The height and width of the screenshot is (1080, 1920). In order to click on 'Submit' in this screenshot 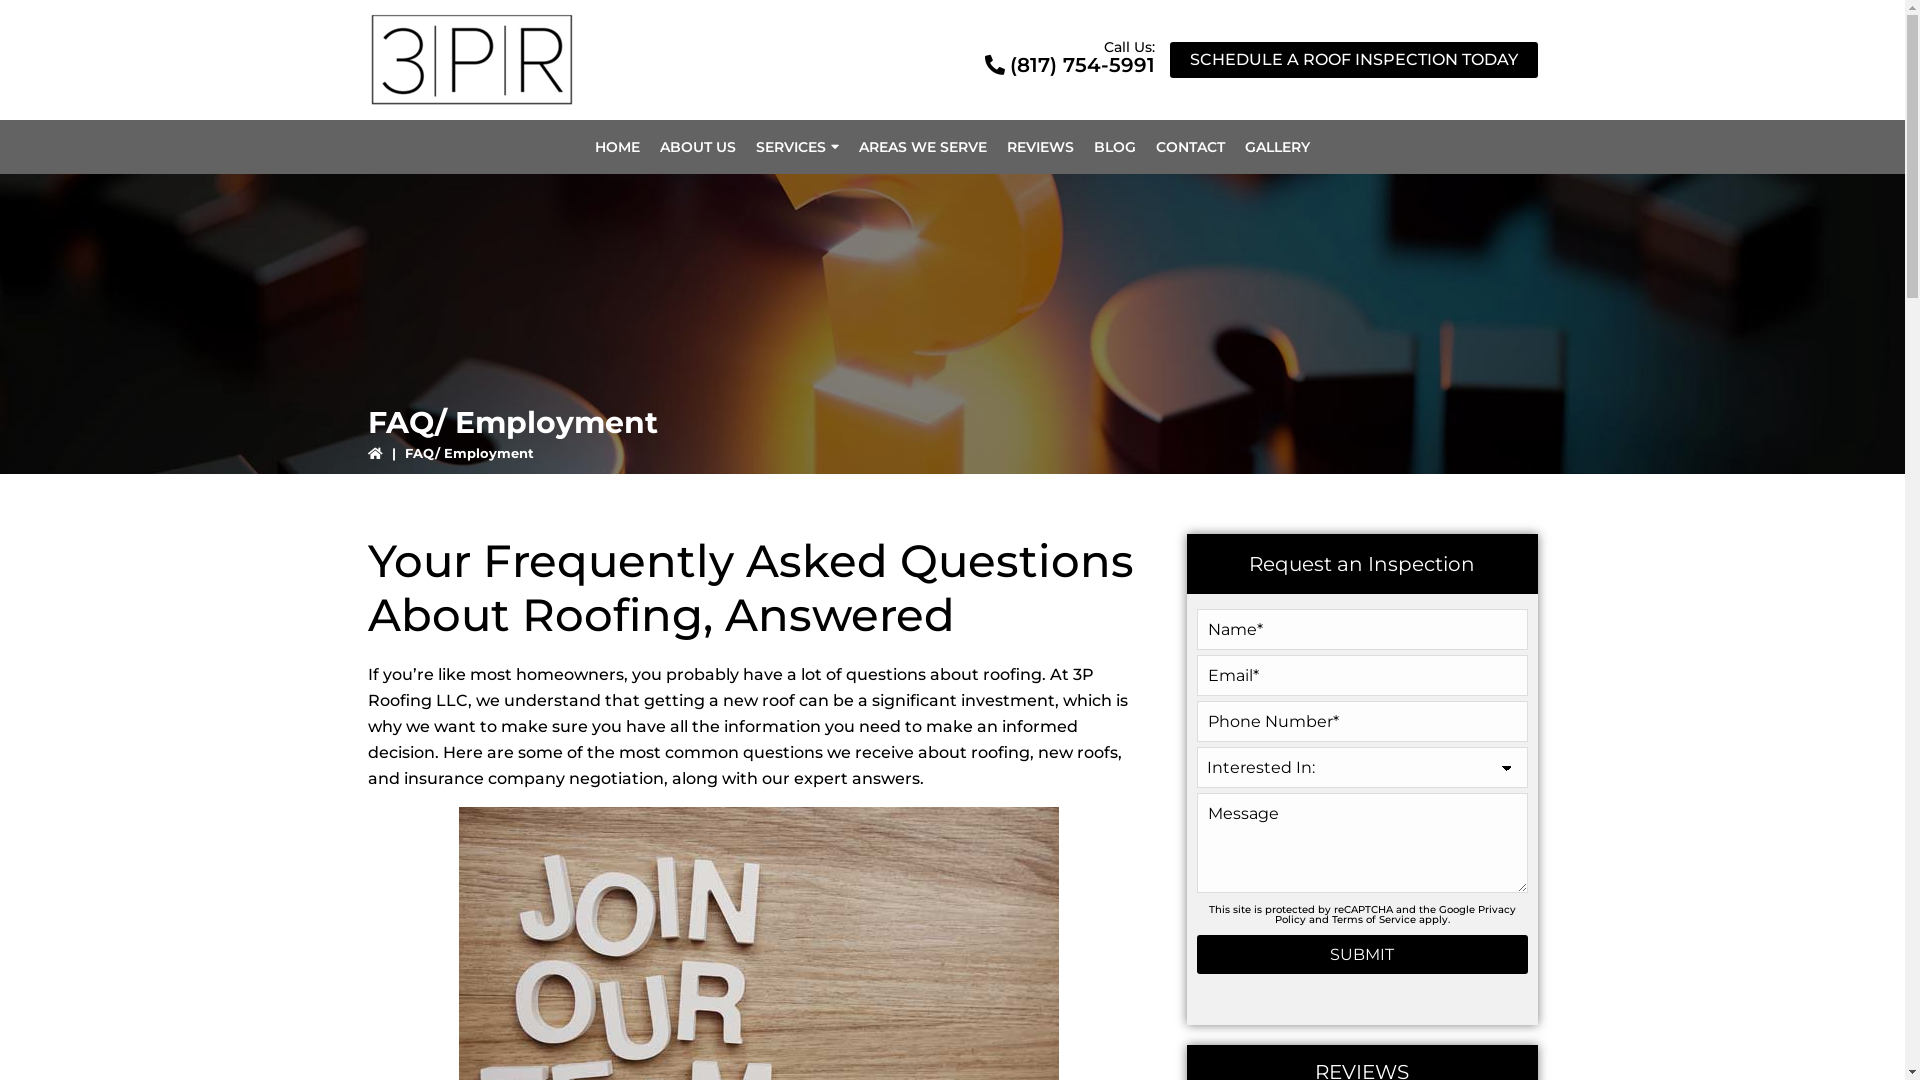, I will do `click(1360, 953)`.